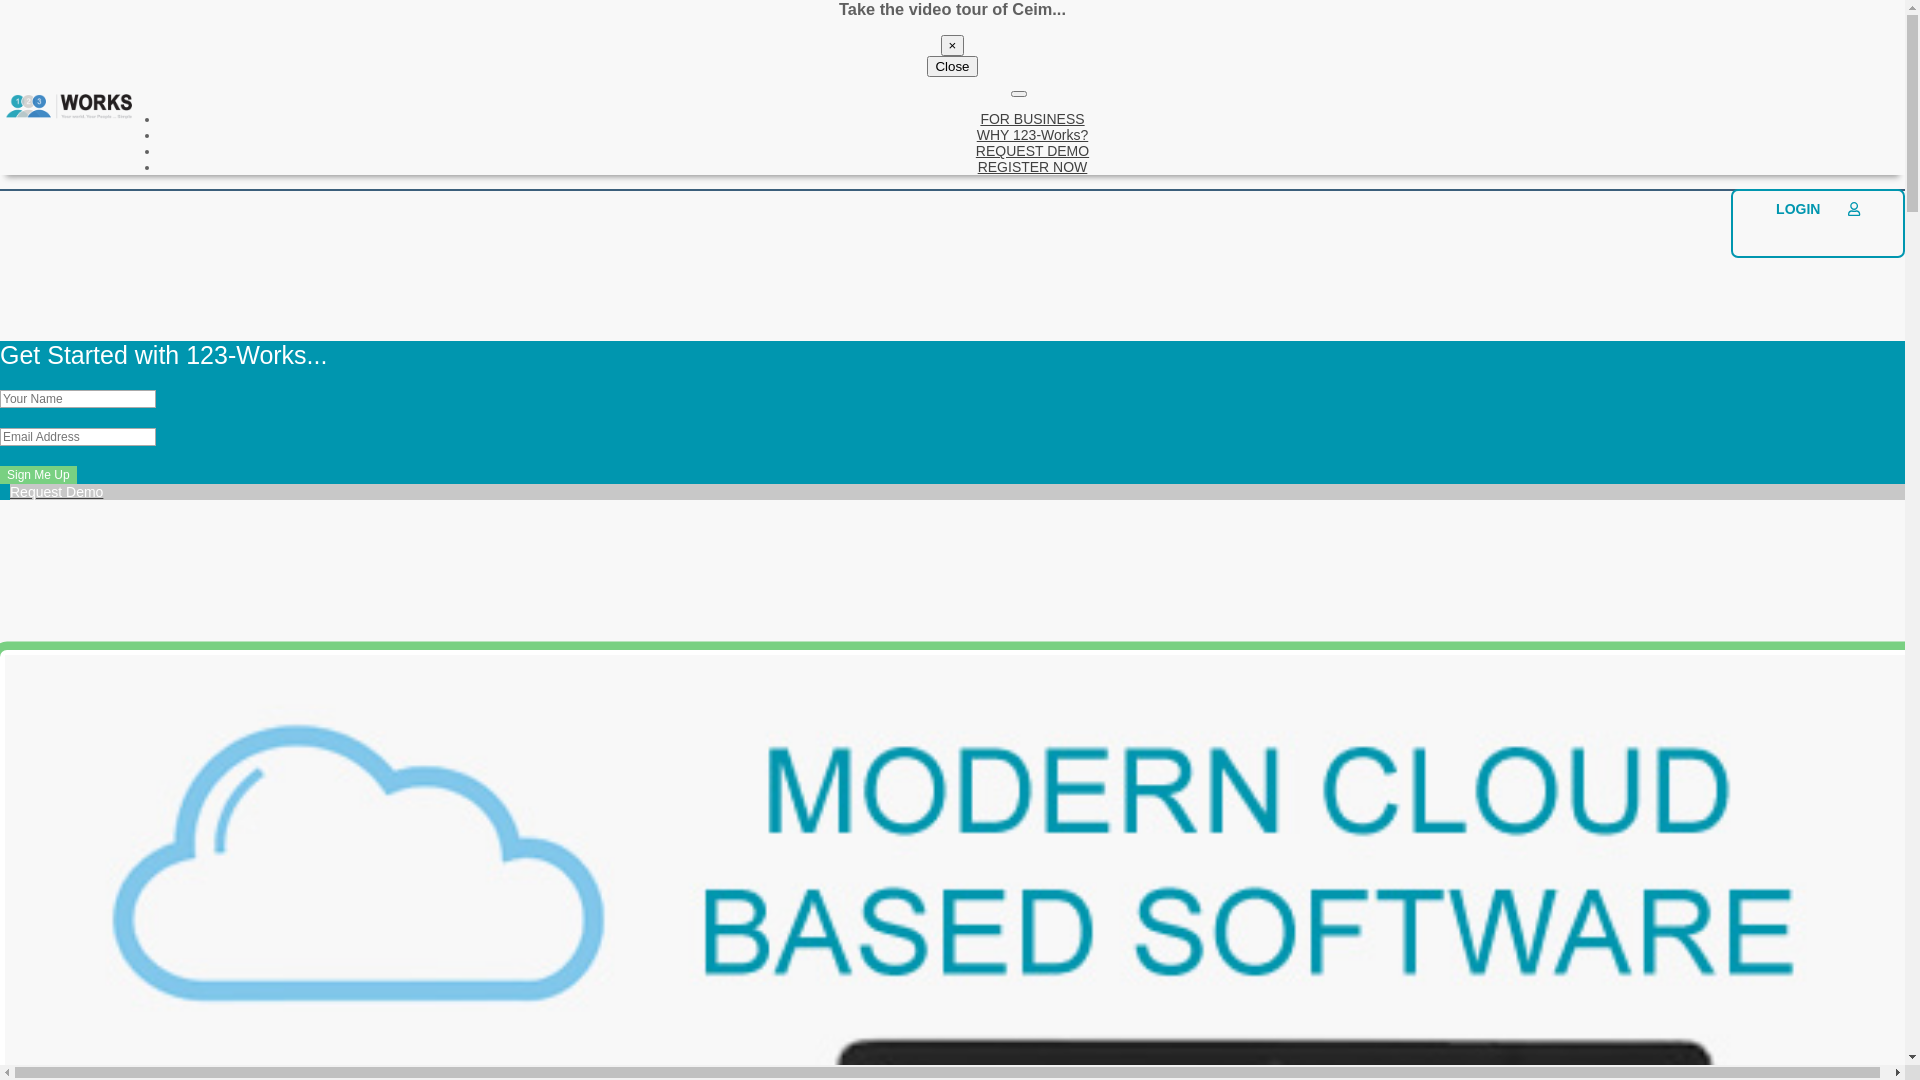  What do you see at coordinates (979, 119) in the screenshot?
I see `'FOR BUSINESS'` at bounding box center [979, 119].